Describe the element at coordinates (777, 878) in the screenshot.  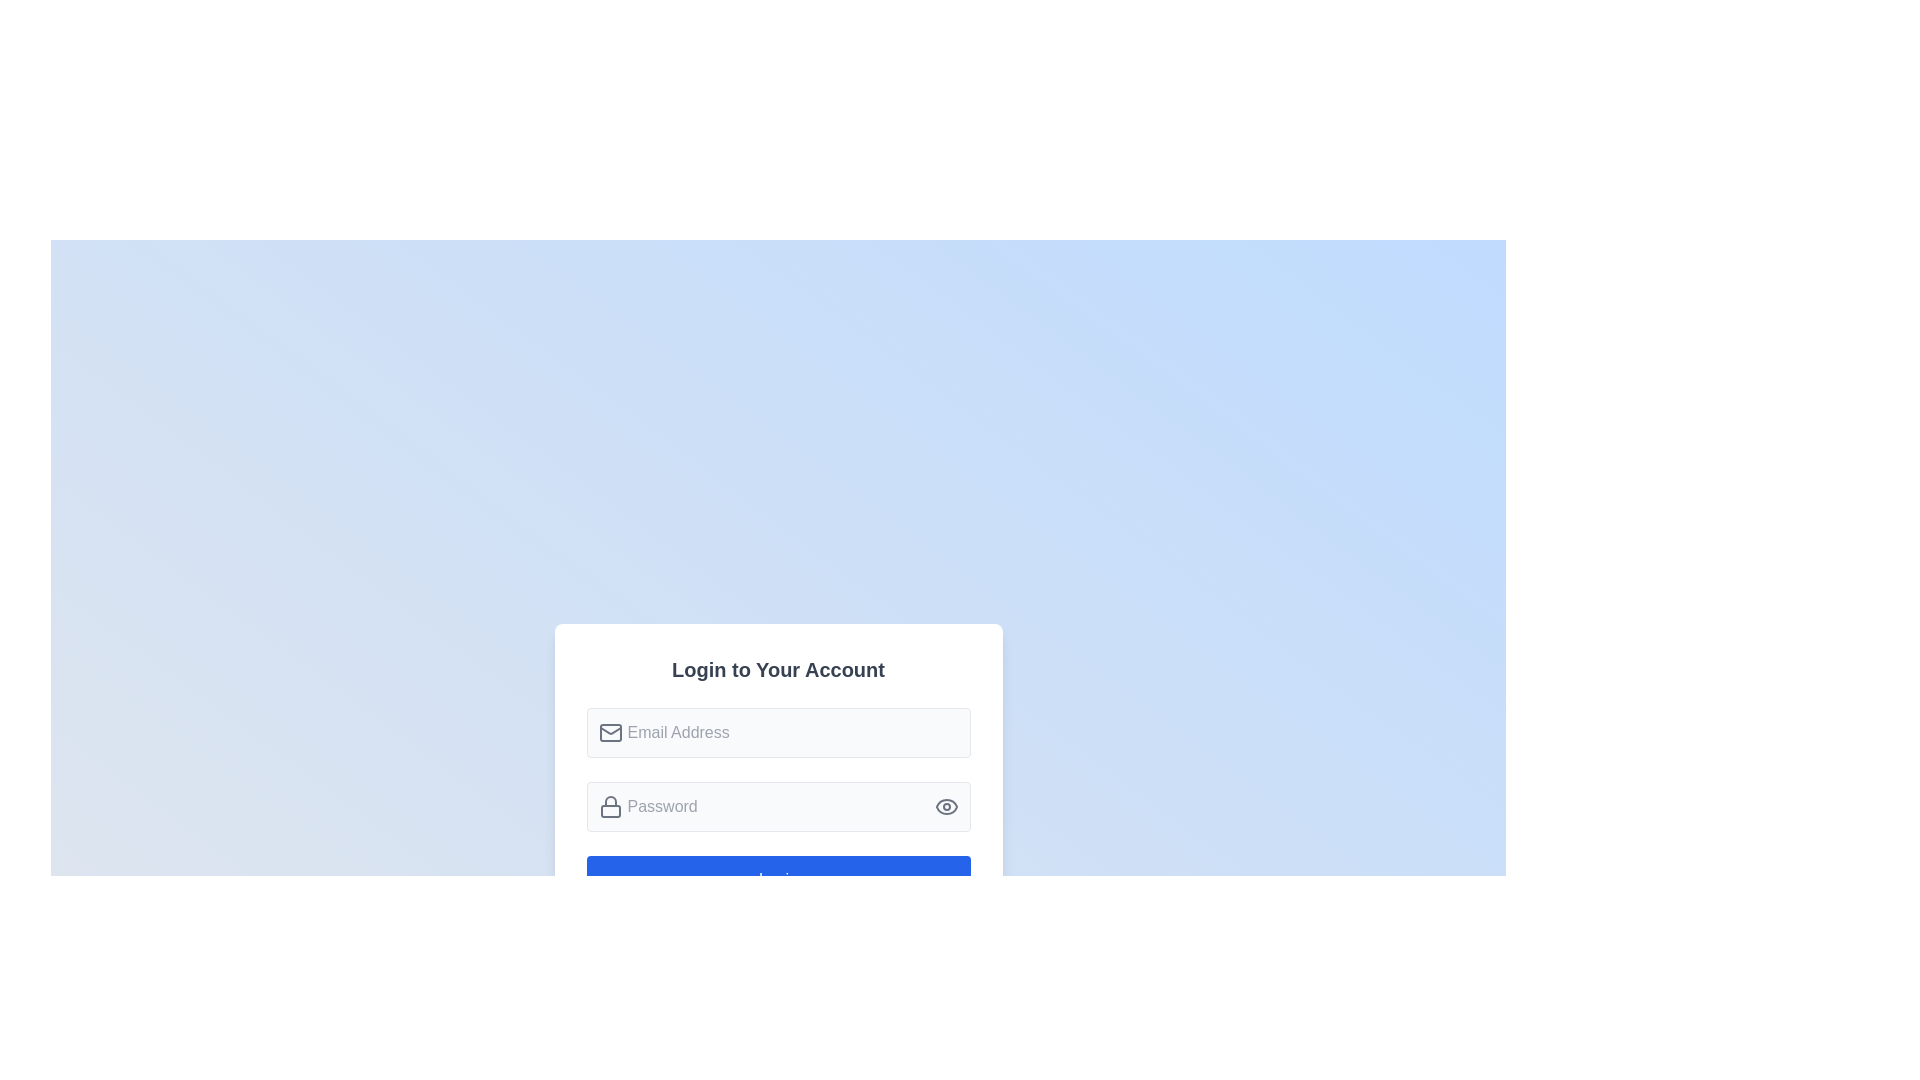
I see `the 'Login' button with a blue background and white text located at the bottom of the form` at that location.